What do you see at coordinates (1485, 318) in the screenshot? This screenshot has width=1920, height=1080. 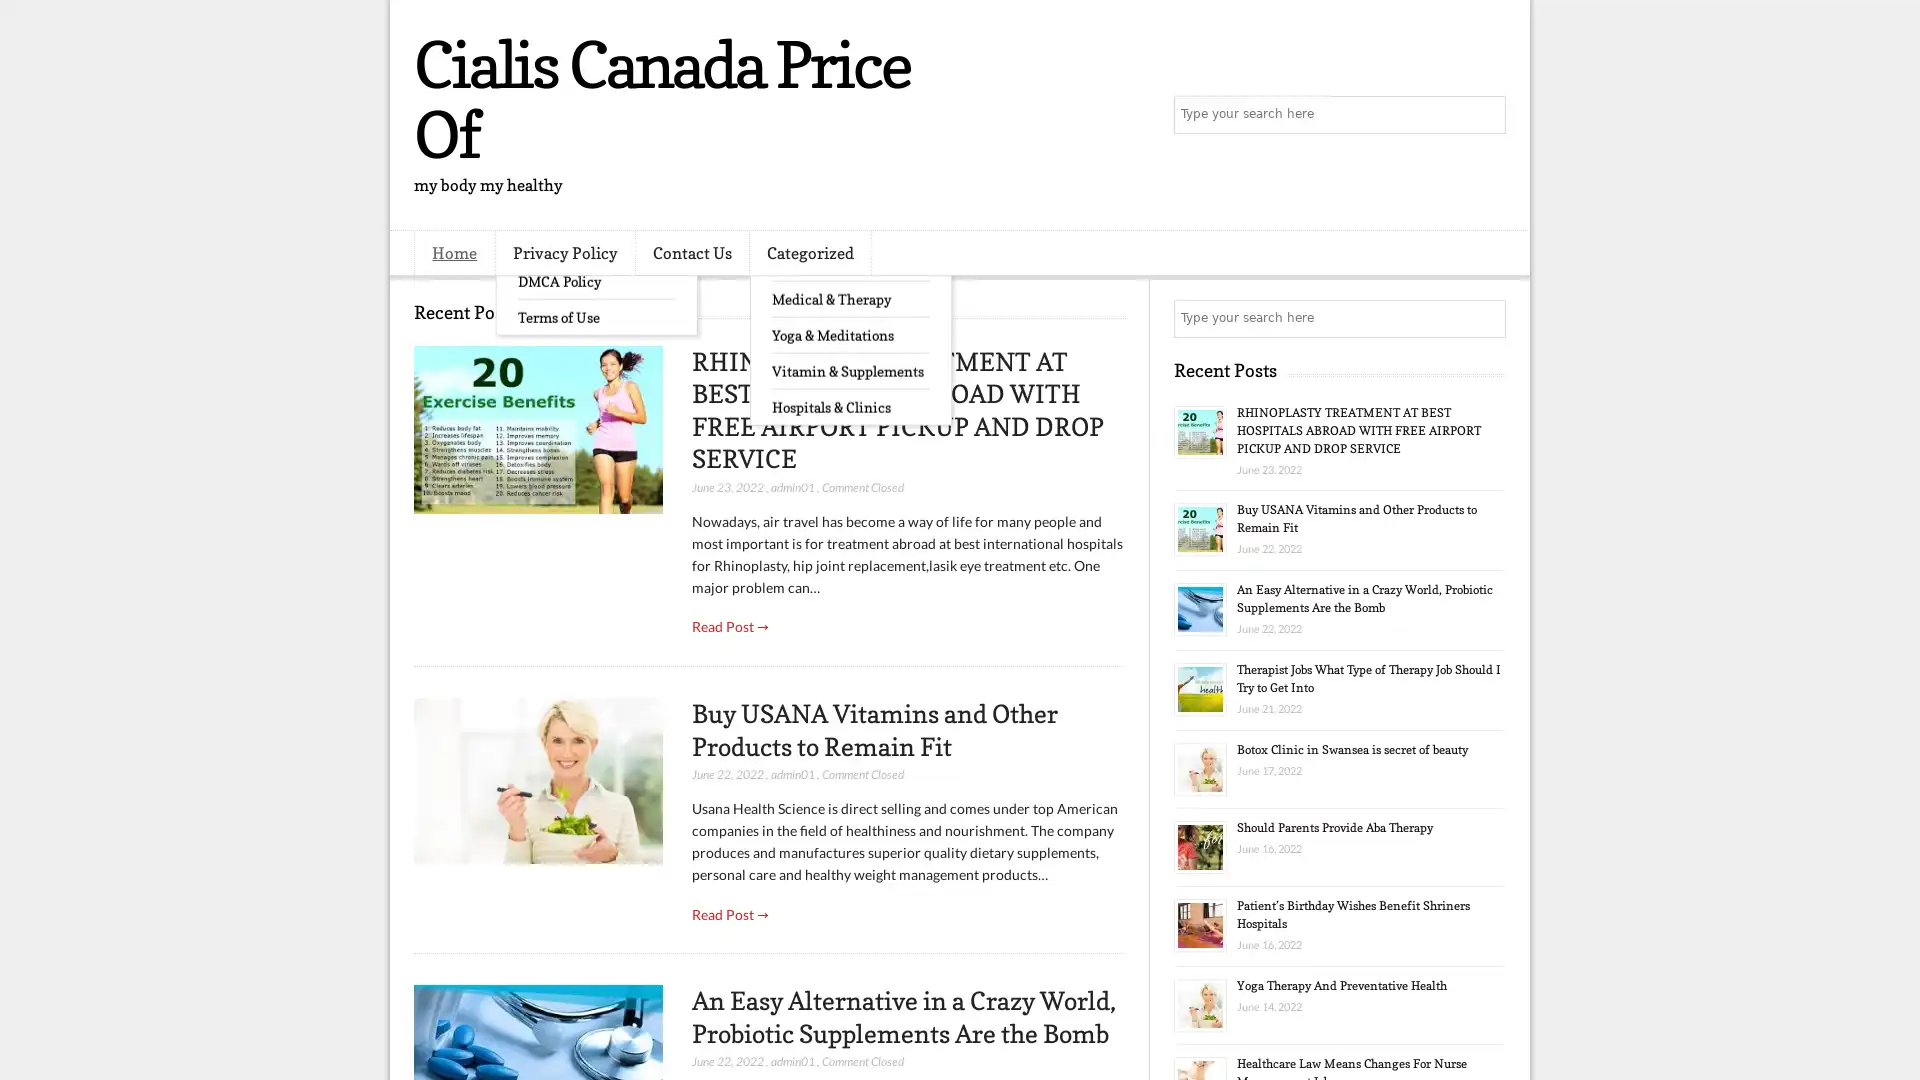 I see `Search` at bounding box center [1485, 318].